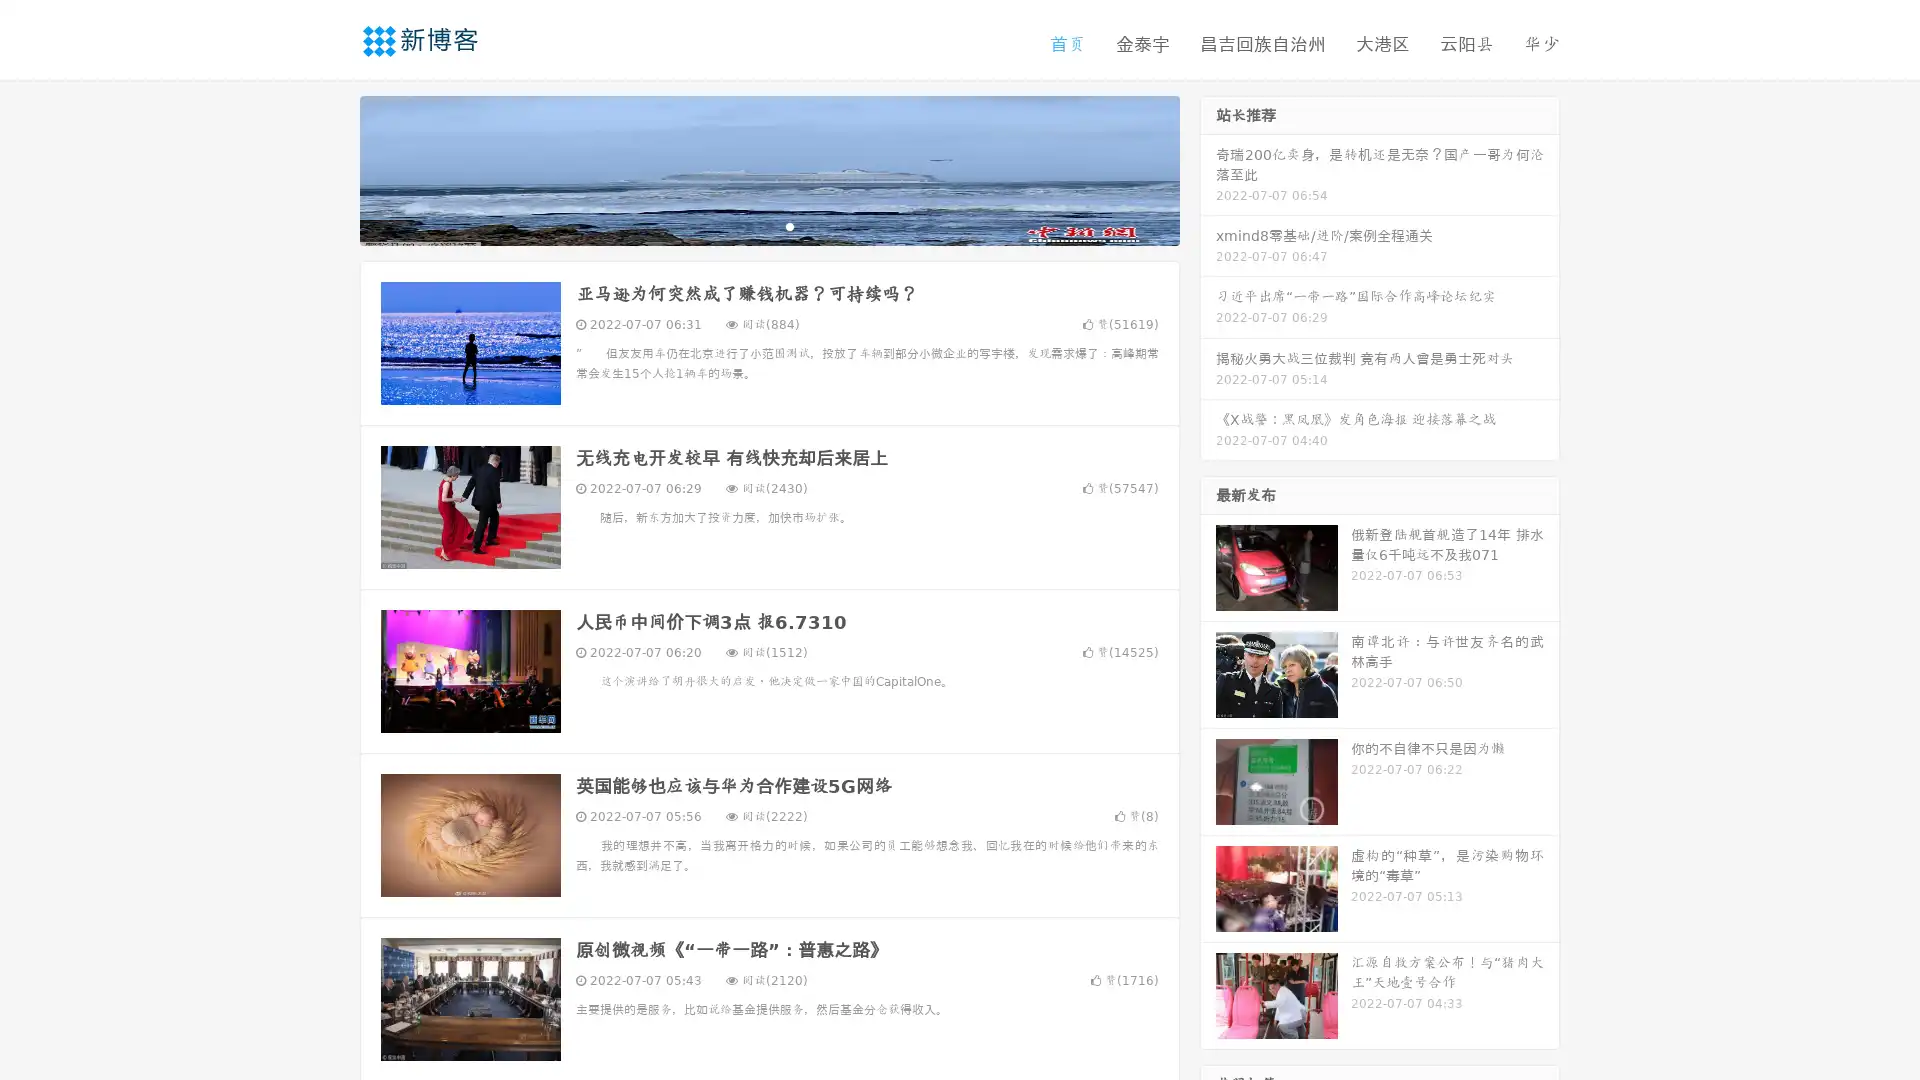  What do you see at coordinates (1208, 168) in the screenshot?
I see `Next slide` at bounding box center [1208, 168].